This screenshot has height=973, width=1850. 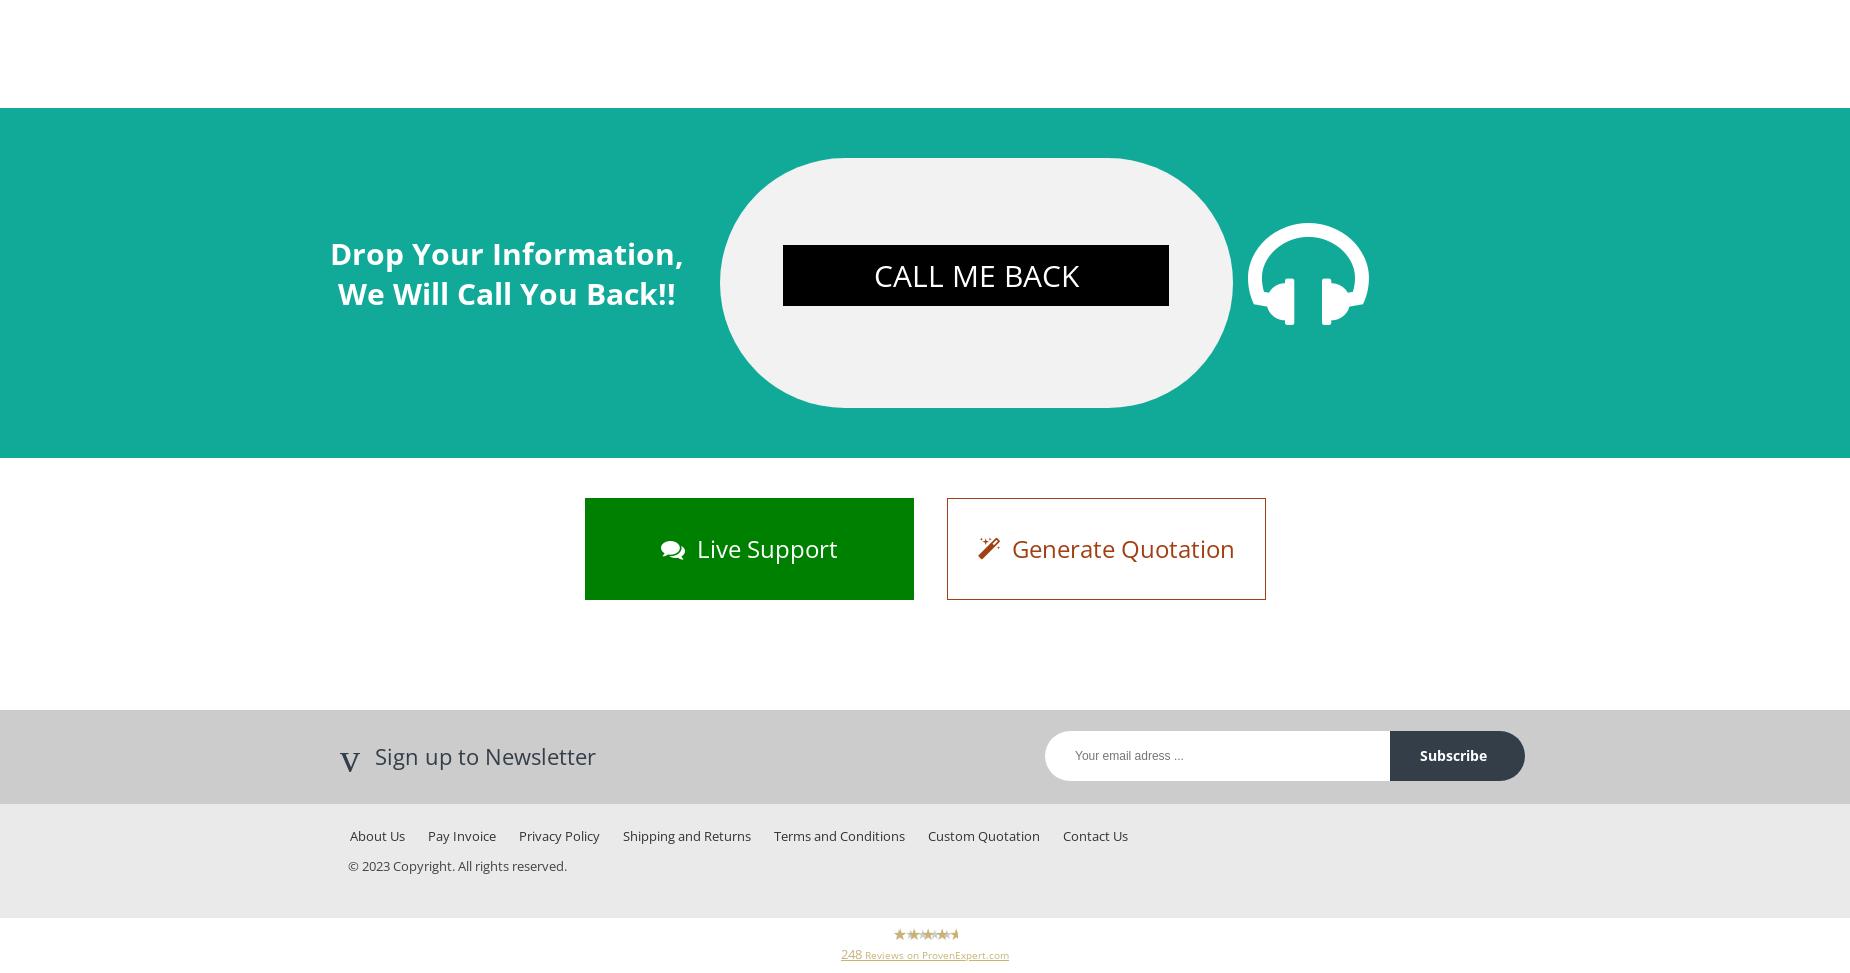 I want to click on 'About Us', so click(x=376, y=836).